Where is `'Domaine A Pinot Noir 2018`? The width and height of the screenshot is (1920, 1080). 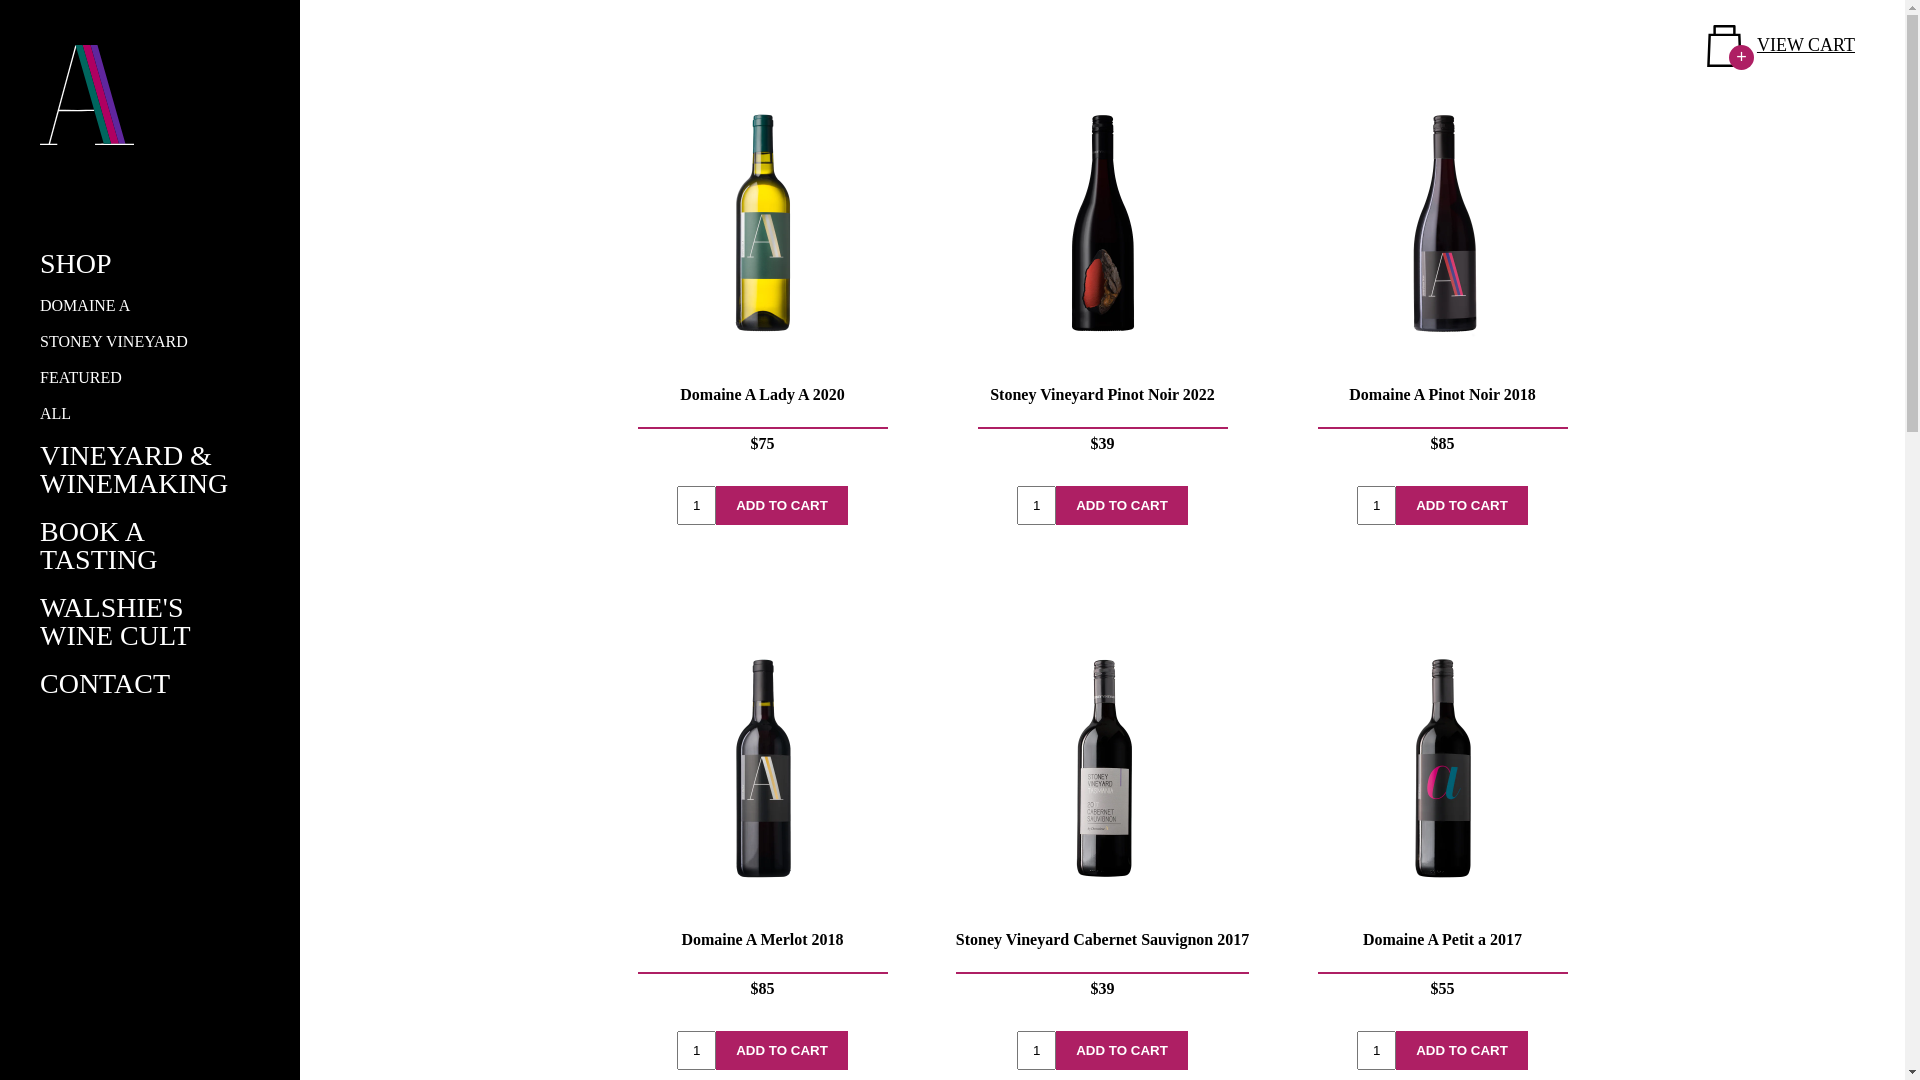 'Domaine A Pinot Noir 2018 is located at coordinates (1441, 277).